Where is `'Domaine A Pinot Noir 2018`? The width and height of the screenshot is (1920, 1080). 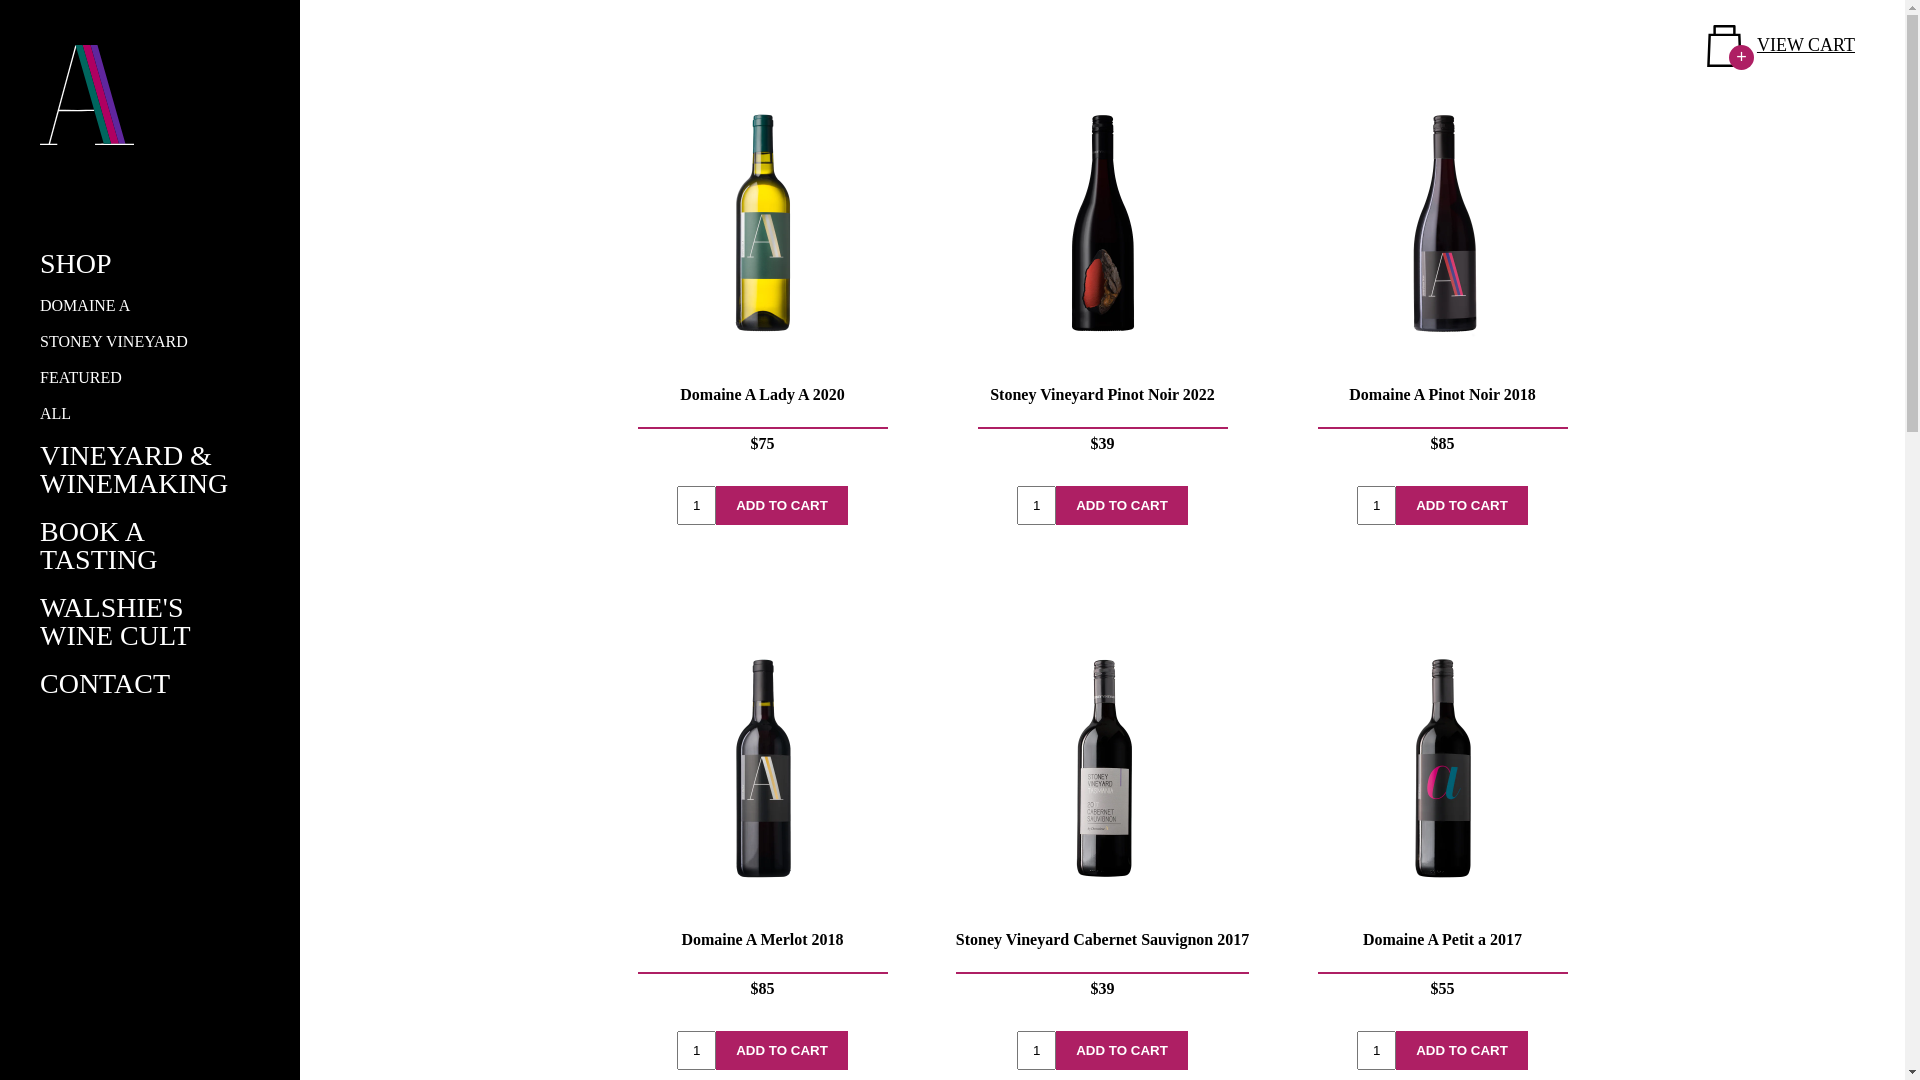 'Domaine A Pinot Noir 2018 is located at coordinates (1441, 277).